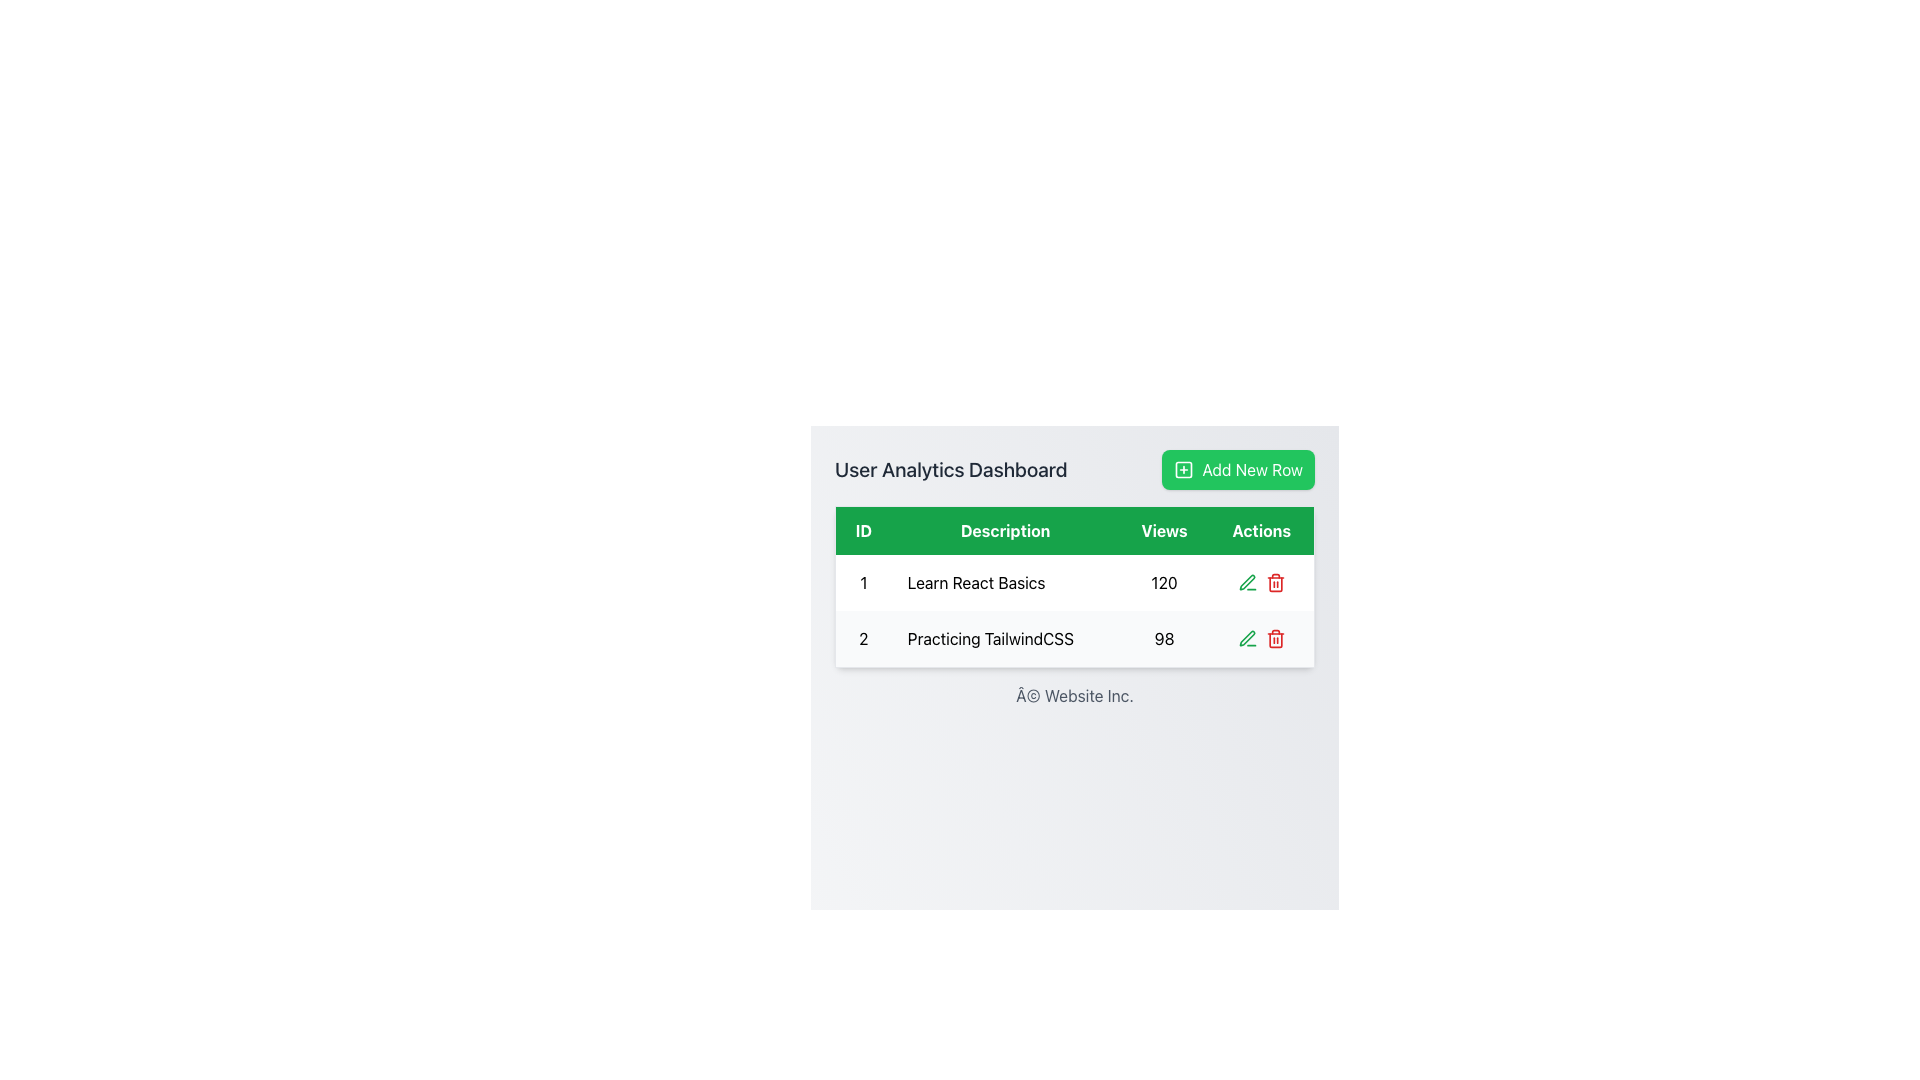 The height and width of the screenshot is (1080, 1920). What do you see at coordinates (1074, 639) in the screenshot?
I see `the second row in the 'User Analytics Dashboard' table, which contains the identifier '2' and the description 'Practicing TailwindCSS'` at bounding box center [1074, 639].